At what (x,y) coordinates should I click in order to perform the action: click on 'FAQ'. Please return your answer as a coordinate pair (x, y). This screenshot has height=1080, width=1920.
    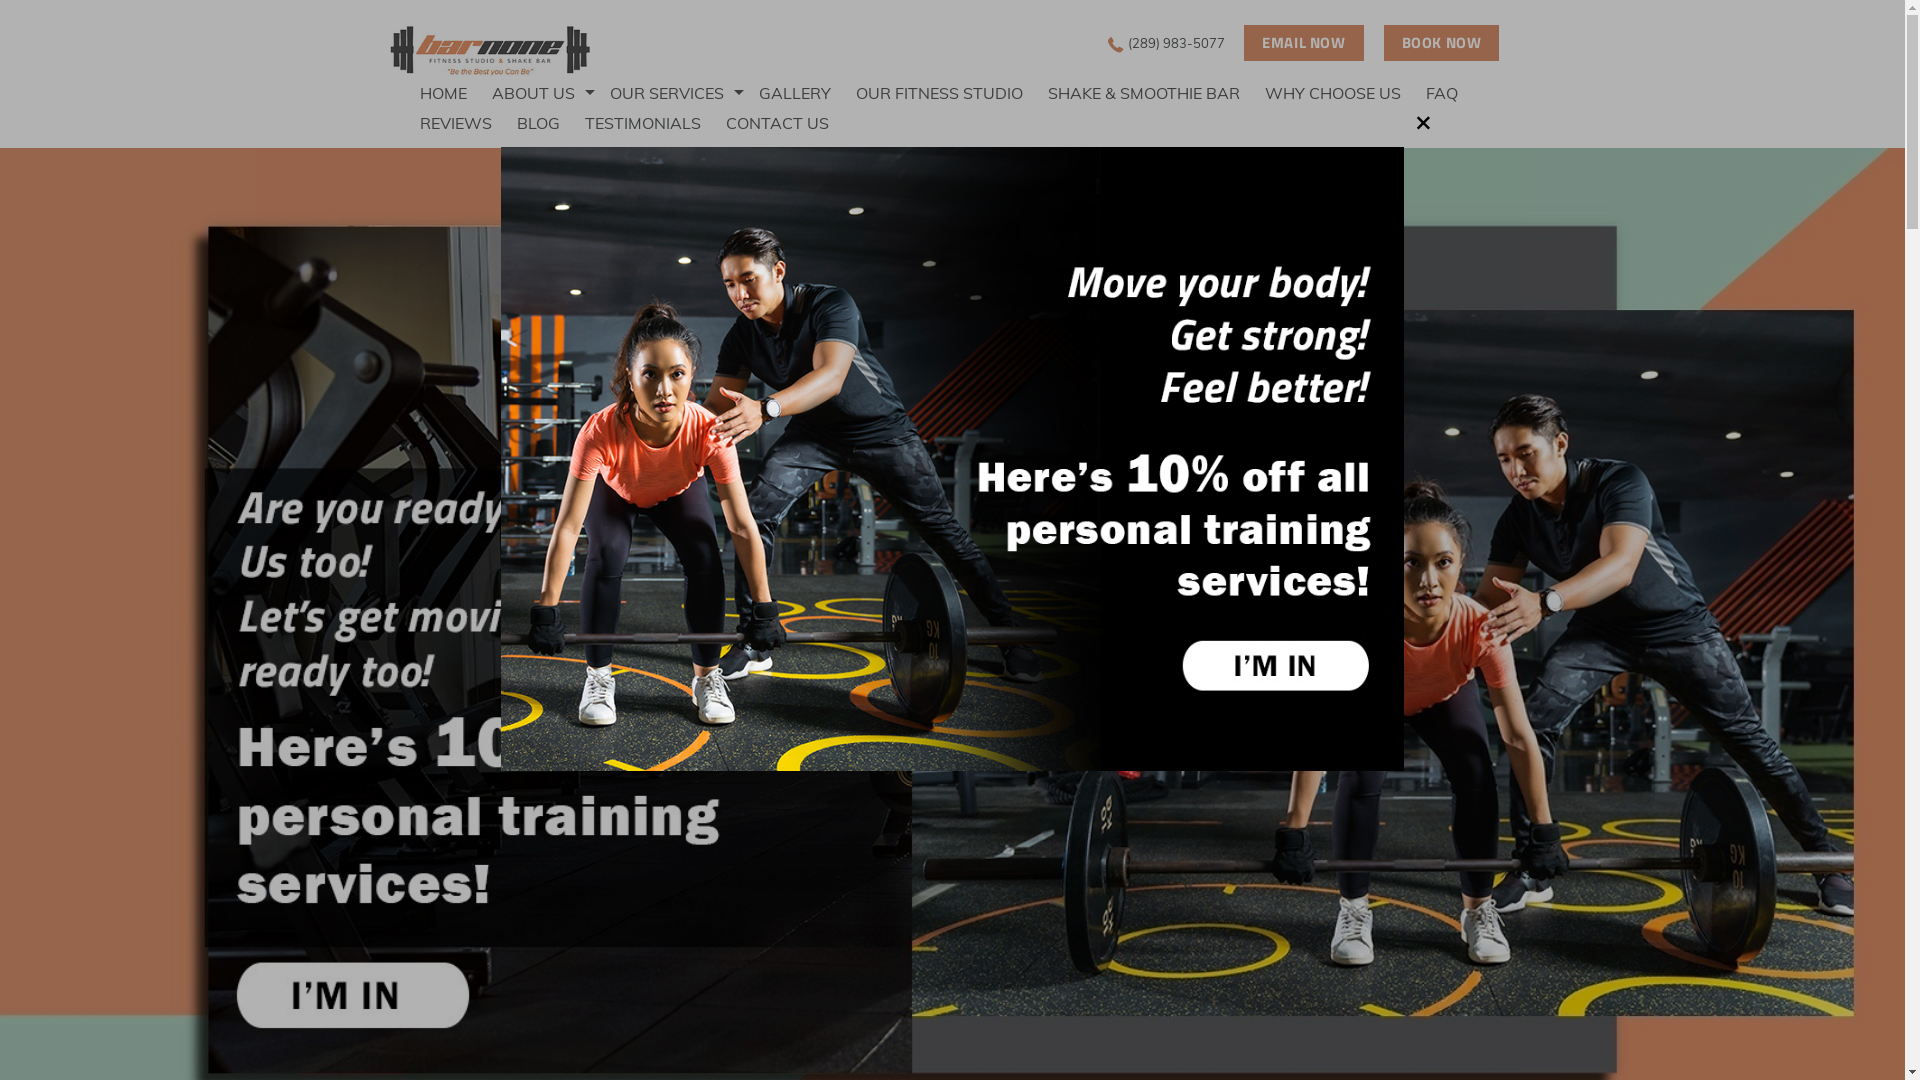
    Looking at the image, I should click on (1454, 92).